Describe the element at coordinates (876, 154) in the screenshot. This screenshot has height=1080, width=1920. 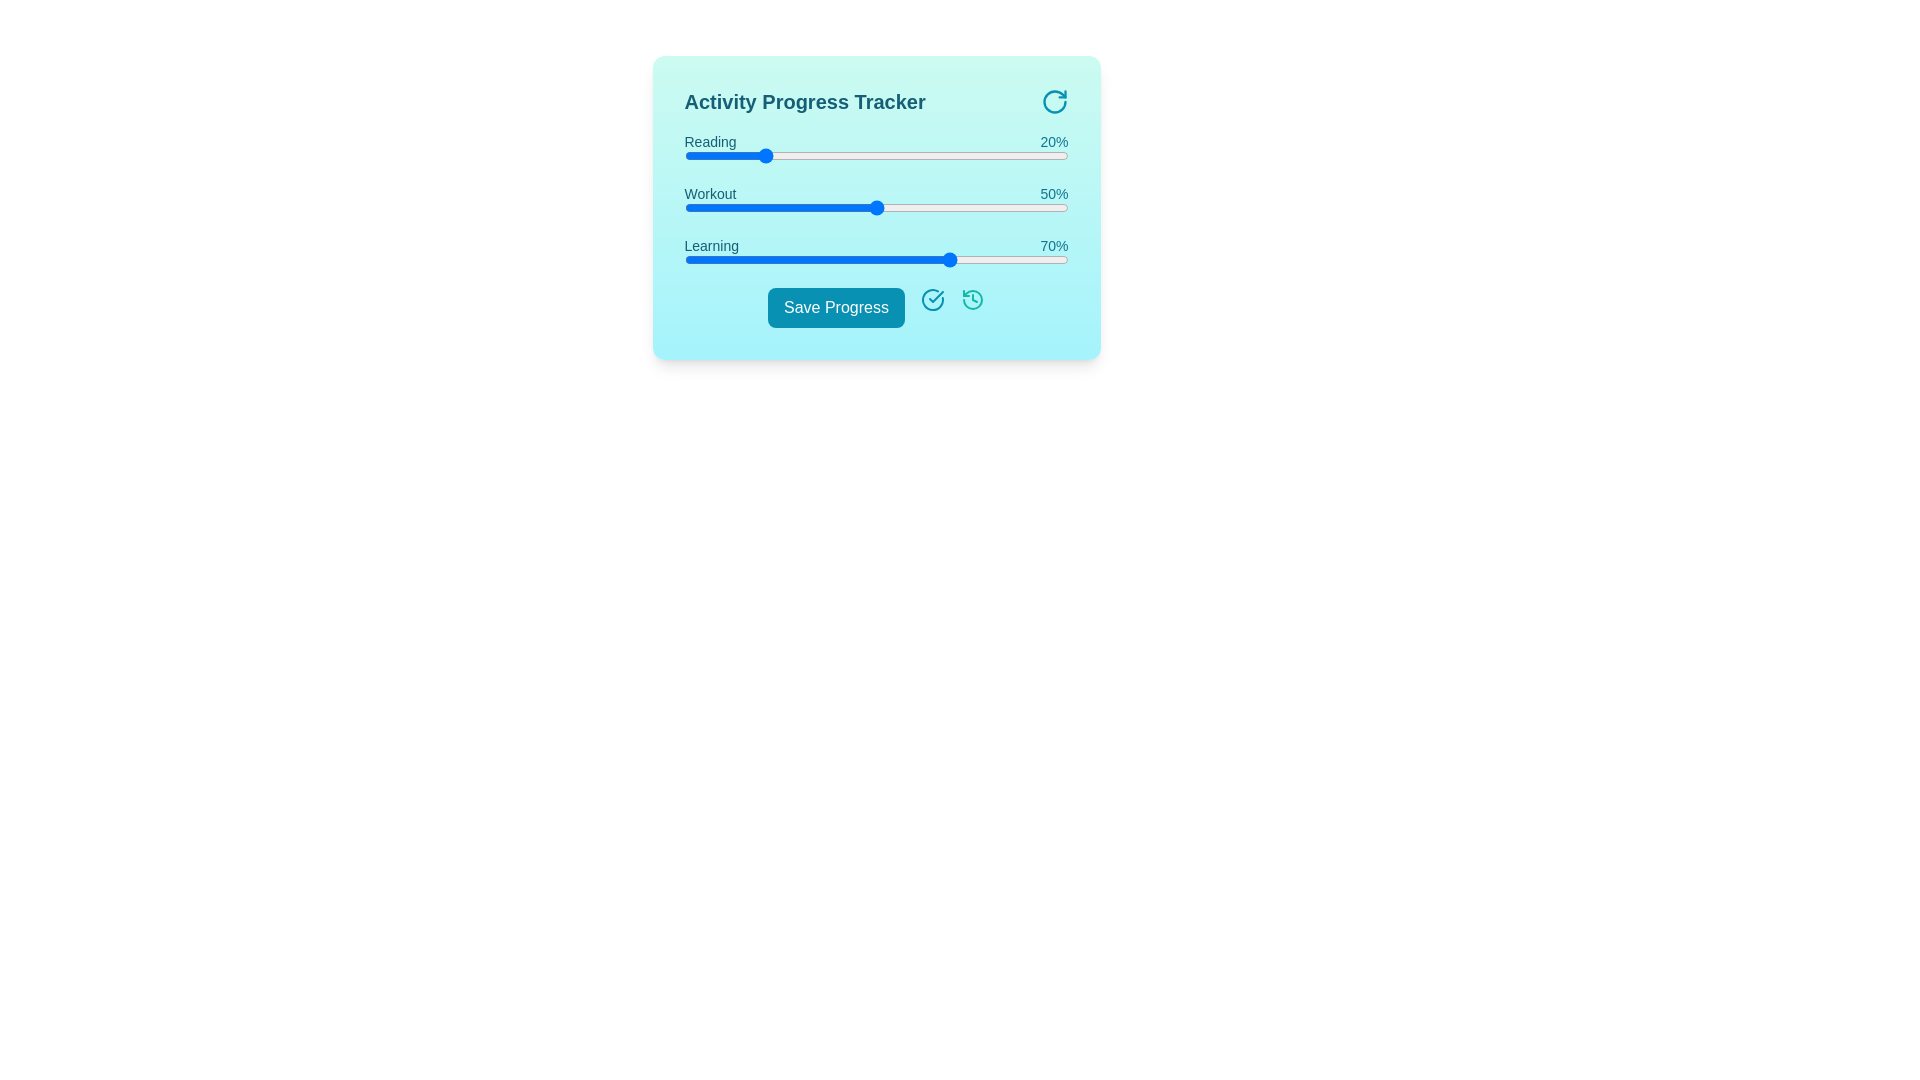
I see `the progress value for a specific activity by setting the slider to 50` at that location.